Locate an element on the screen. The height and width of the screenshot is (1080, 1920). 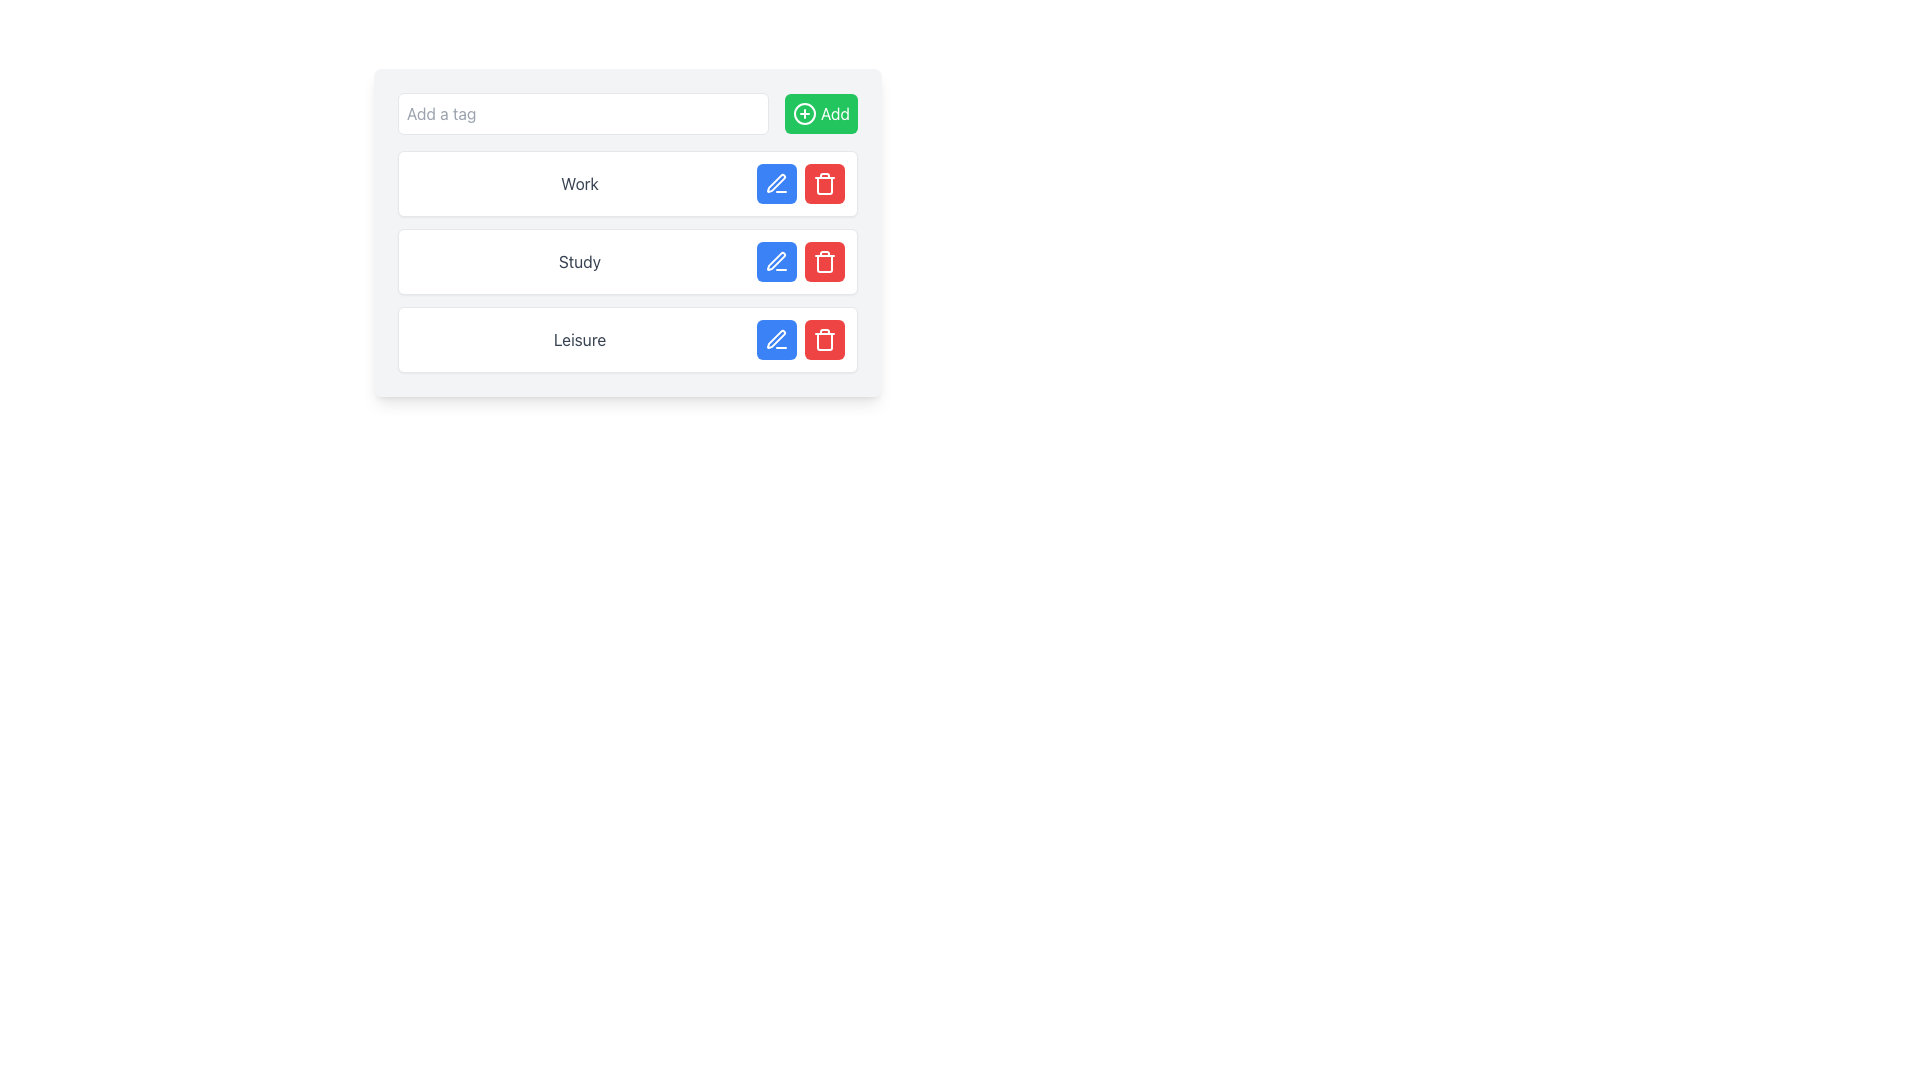
the trash/delete icon button associated with the 'Work' category is located at coordinates (825, 184).